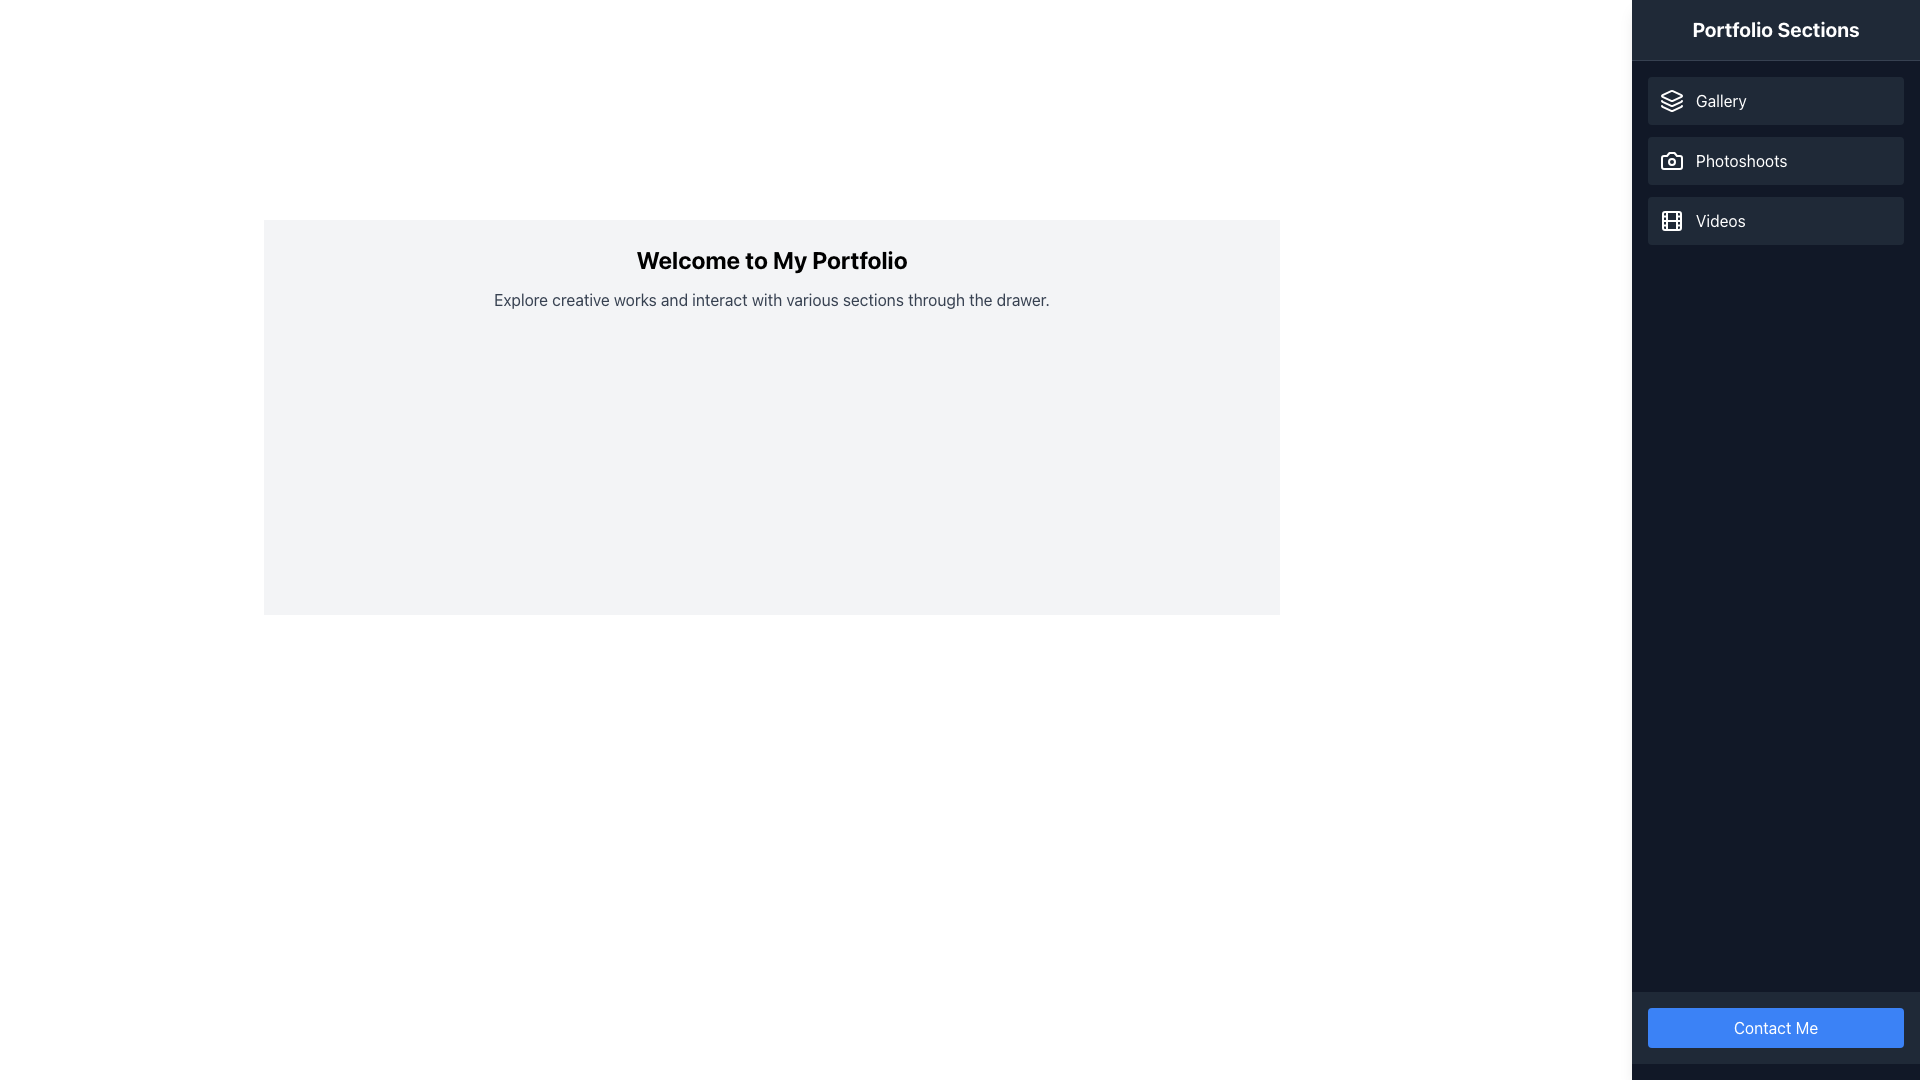 The height and width of the screenshot is (1080, 1920). What do you see at coordinates (1776, 160) in the screenshot?
I see `the 'Photoshoots' button in the 'Portfolio Sections' vertical navigation bar` at bounding box center [1776, 160].